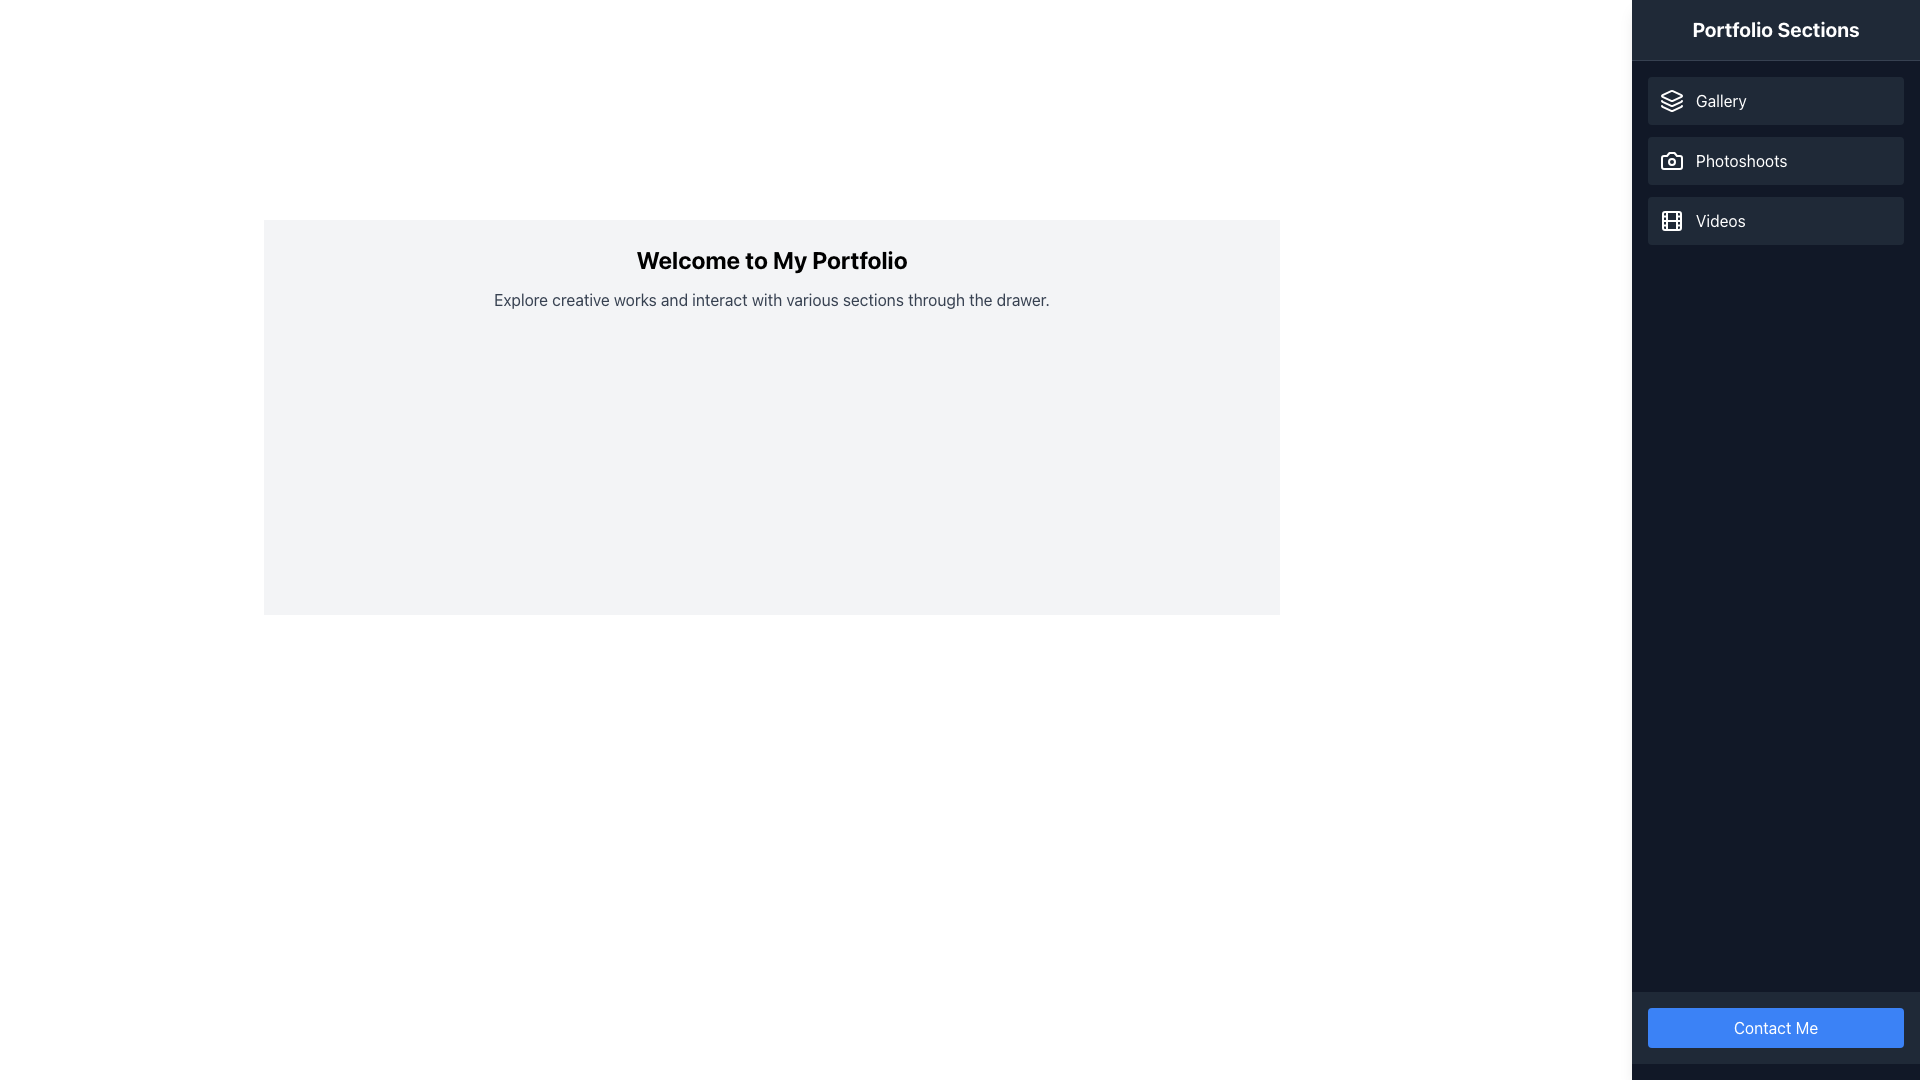 The height and width of the screenshot is (1080, 1920). What do you see at coordinates (1776, 160) in the screenshot?
I see `the 'Photoshoots' button in the 'Portfolio Sections' vertical navigation bar` at bounding box center [1776, 160].